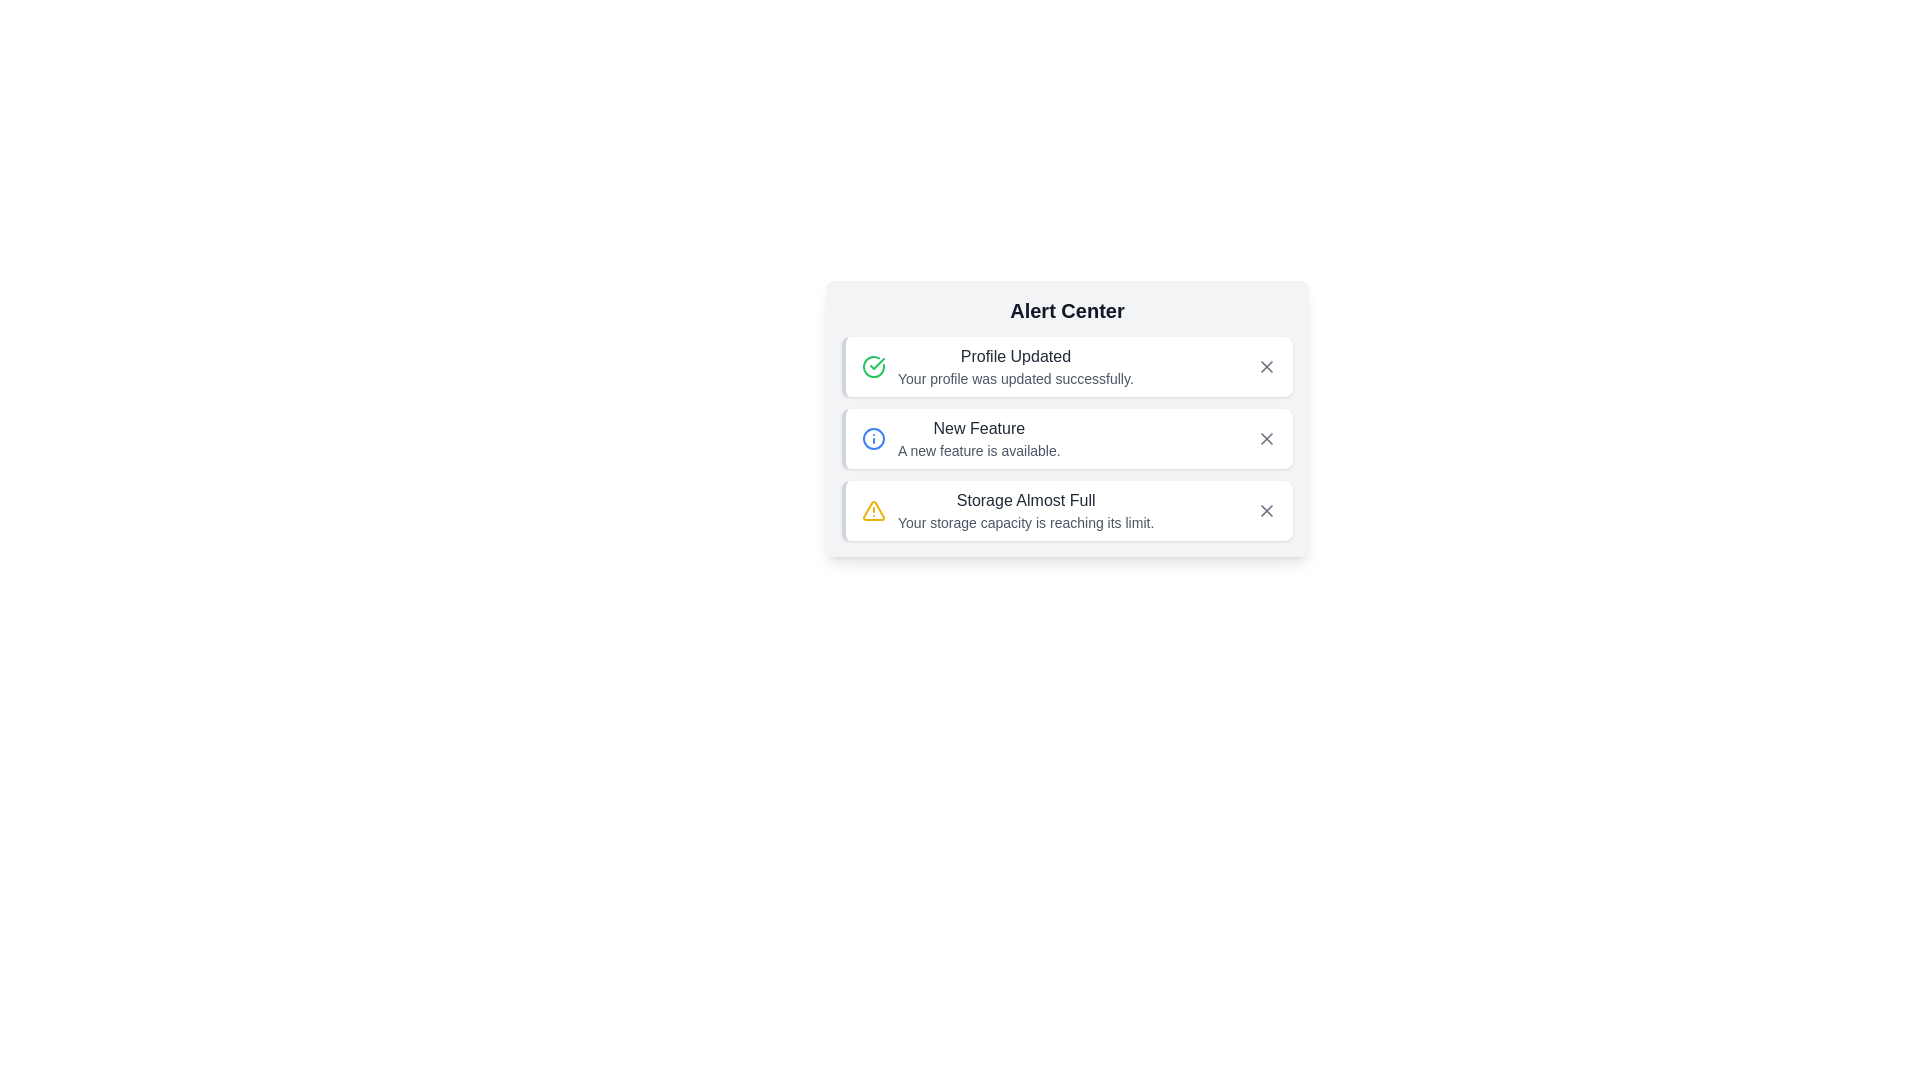  What do you see at coordinates (1266, 366) in the screenshot?
I see `the close button icon (styled as an 'X') located at the far-right end of the alert item with the text 'Profile Updated' in the Alert Center panel` at bounding box center [1266, 366].